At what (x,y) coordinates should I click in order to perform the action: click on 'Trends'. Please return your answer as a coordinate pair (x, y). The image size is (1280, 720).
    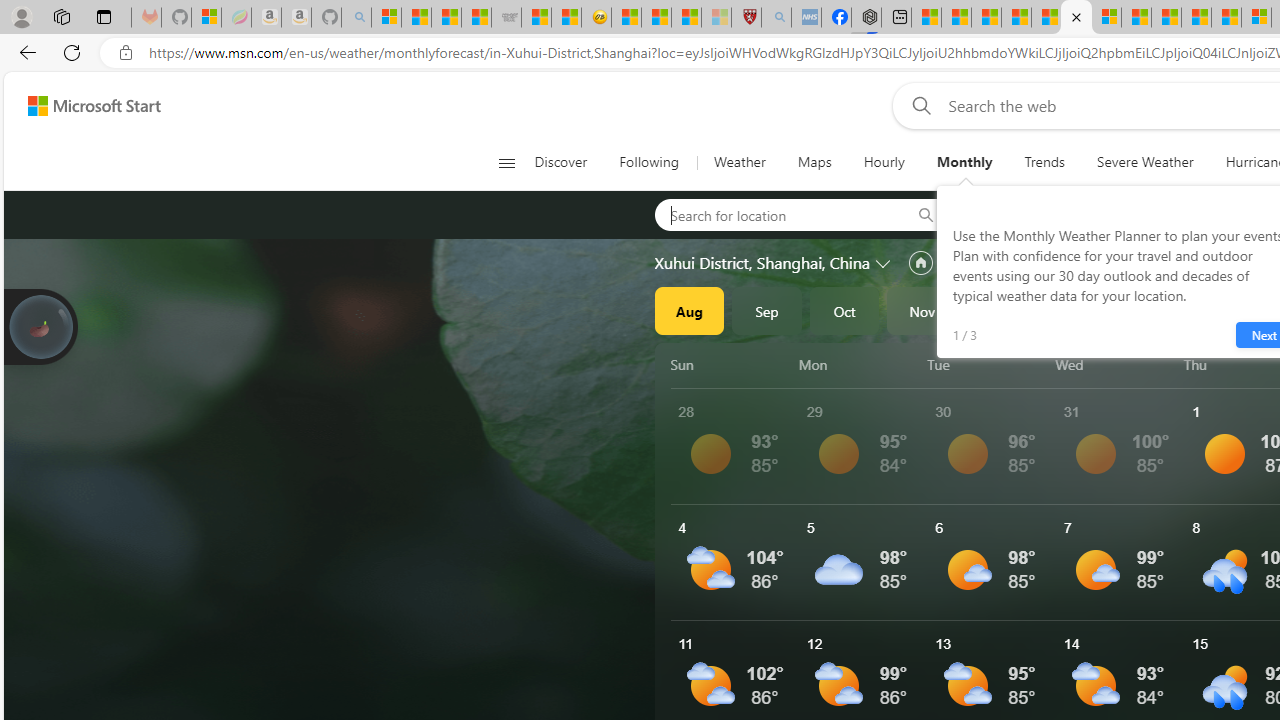
    Looking at the image, I should click on (1044, 162).